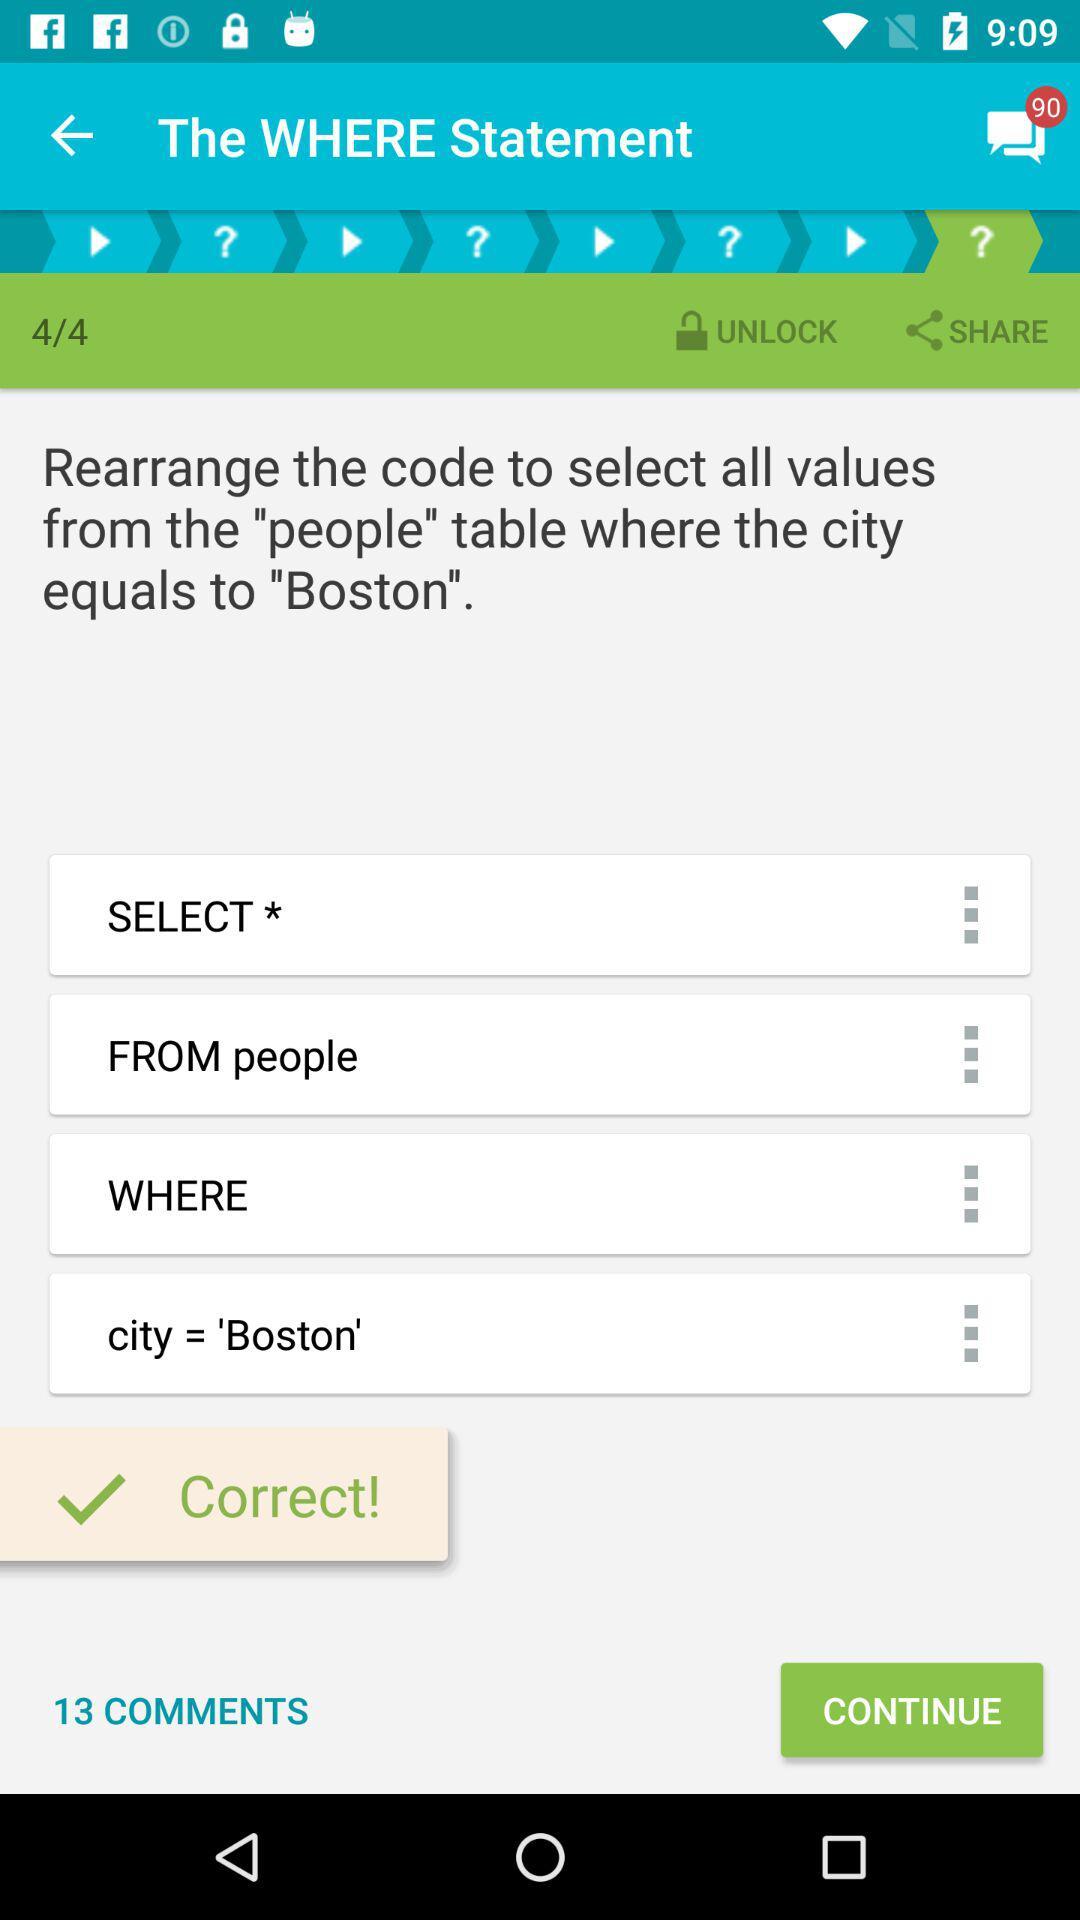 The image size is (1080, 1920). What do you see at coordinates (180, 1708) in the screenshot?
I see `icon to the left of the continue` at bounding box center [180, 1708].